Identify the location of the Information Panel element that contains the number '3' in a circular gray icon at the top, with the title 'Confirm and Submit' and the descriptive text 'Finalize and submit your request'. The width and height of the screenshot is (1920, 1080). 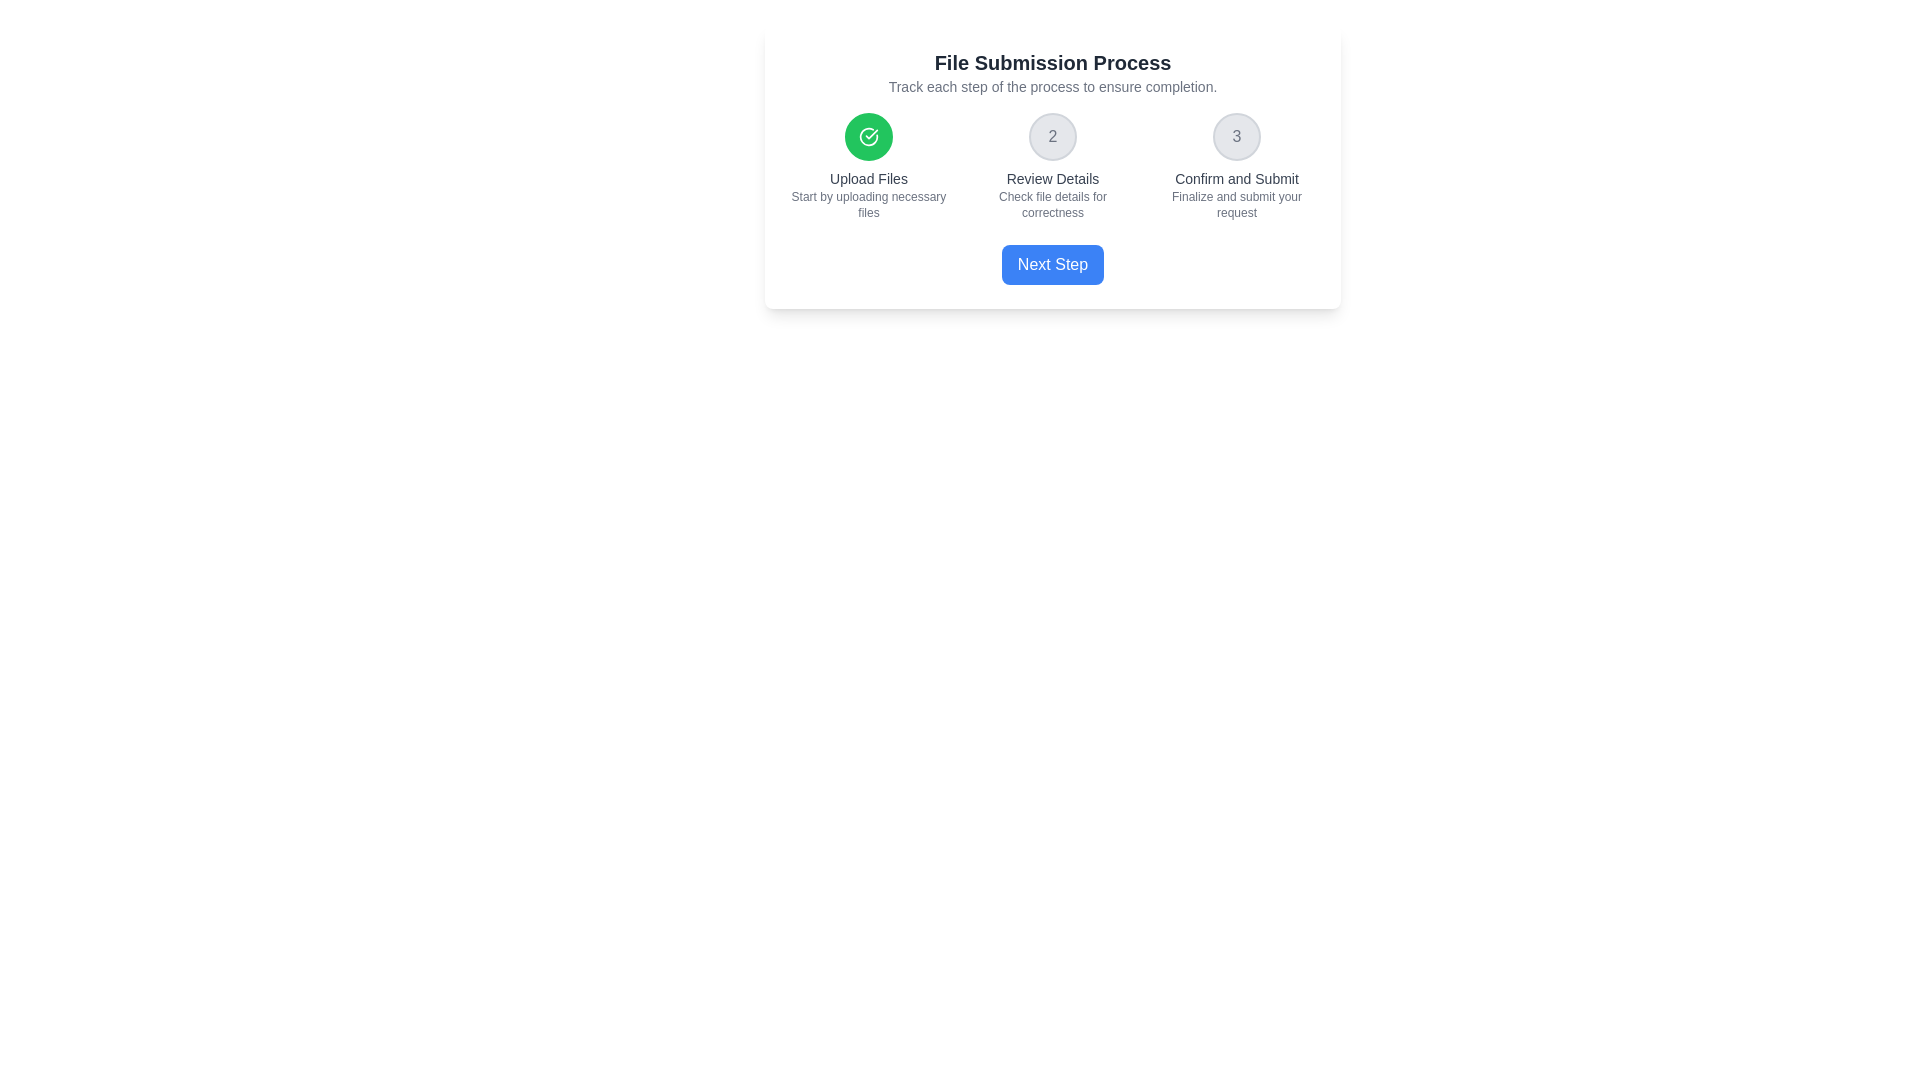
(1236, 165).